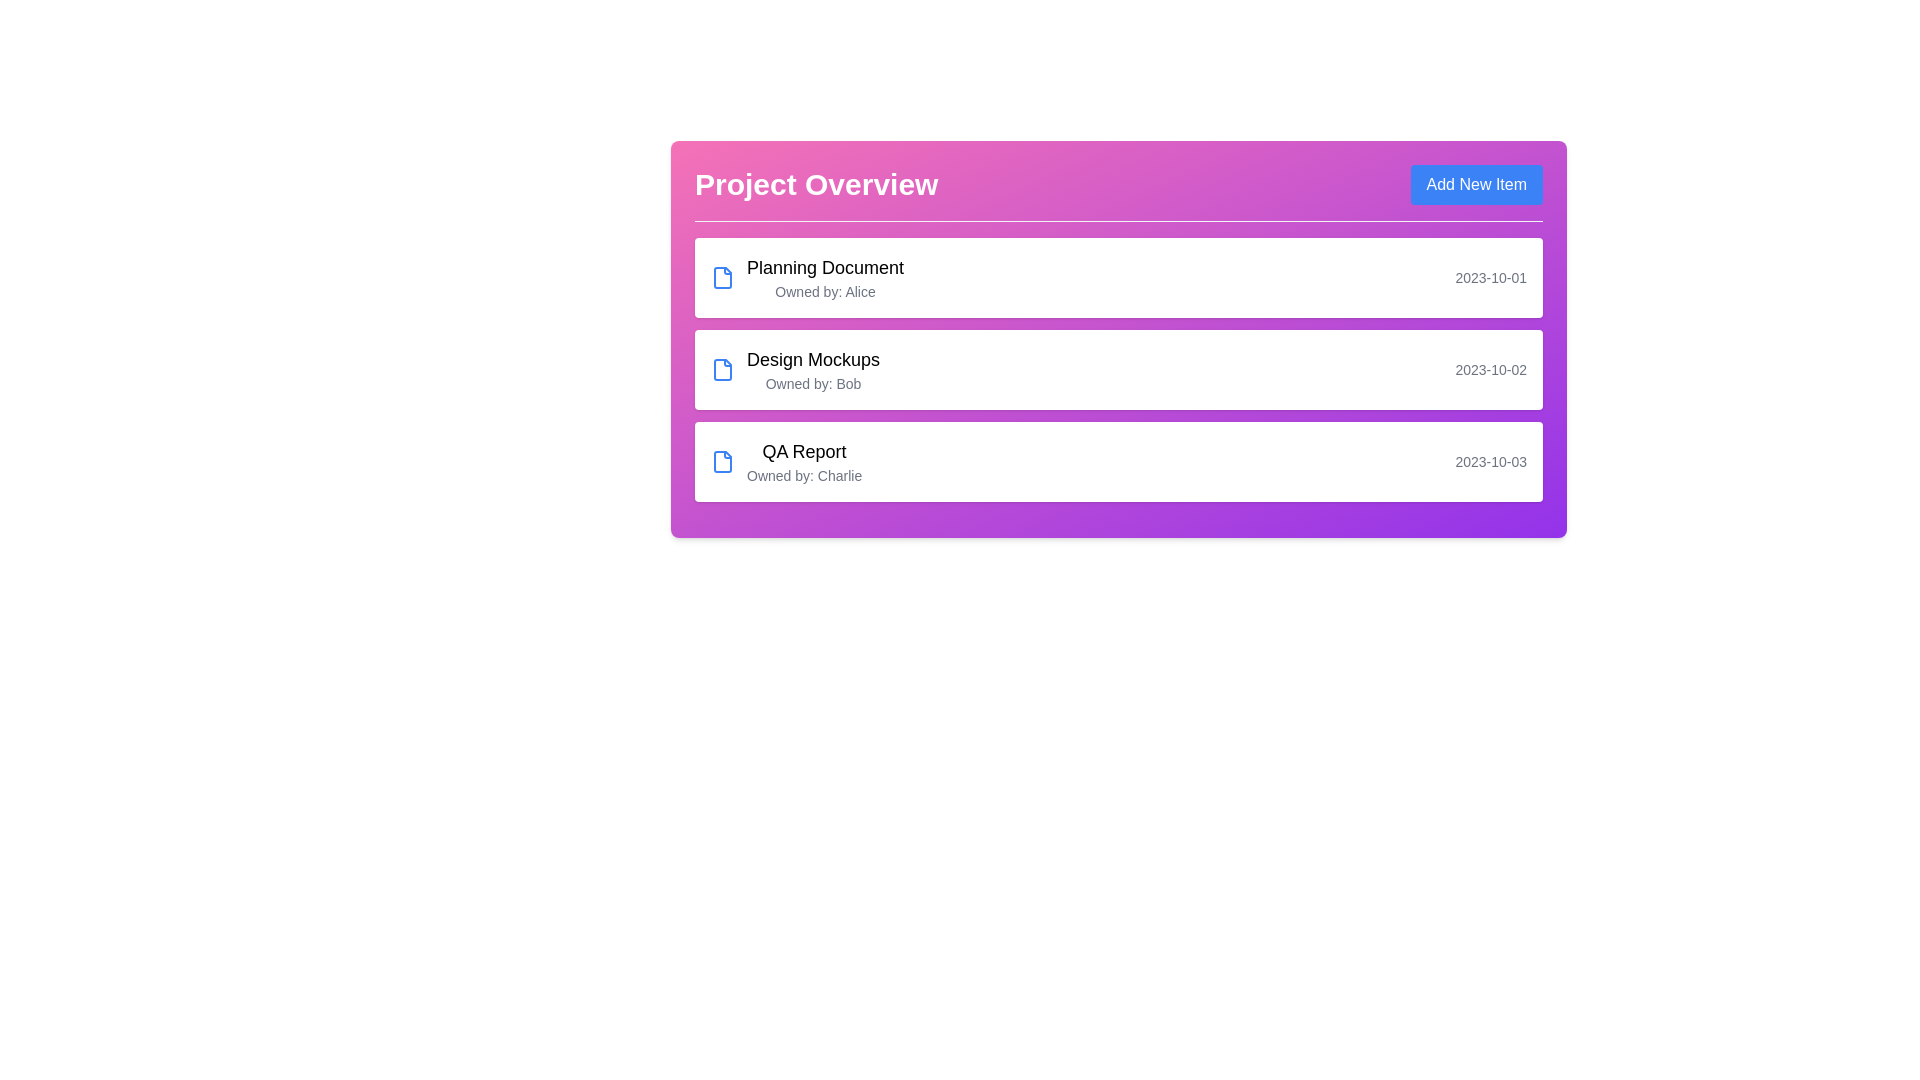 This screenshot has height=1080, width=1920. What do you see at coordinates (785, 462) in the screenshot?
I see `the 'QA Report' list item` at bounding box center [785, 462].